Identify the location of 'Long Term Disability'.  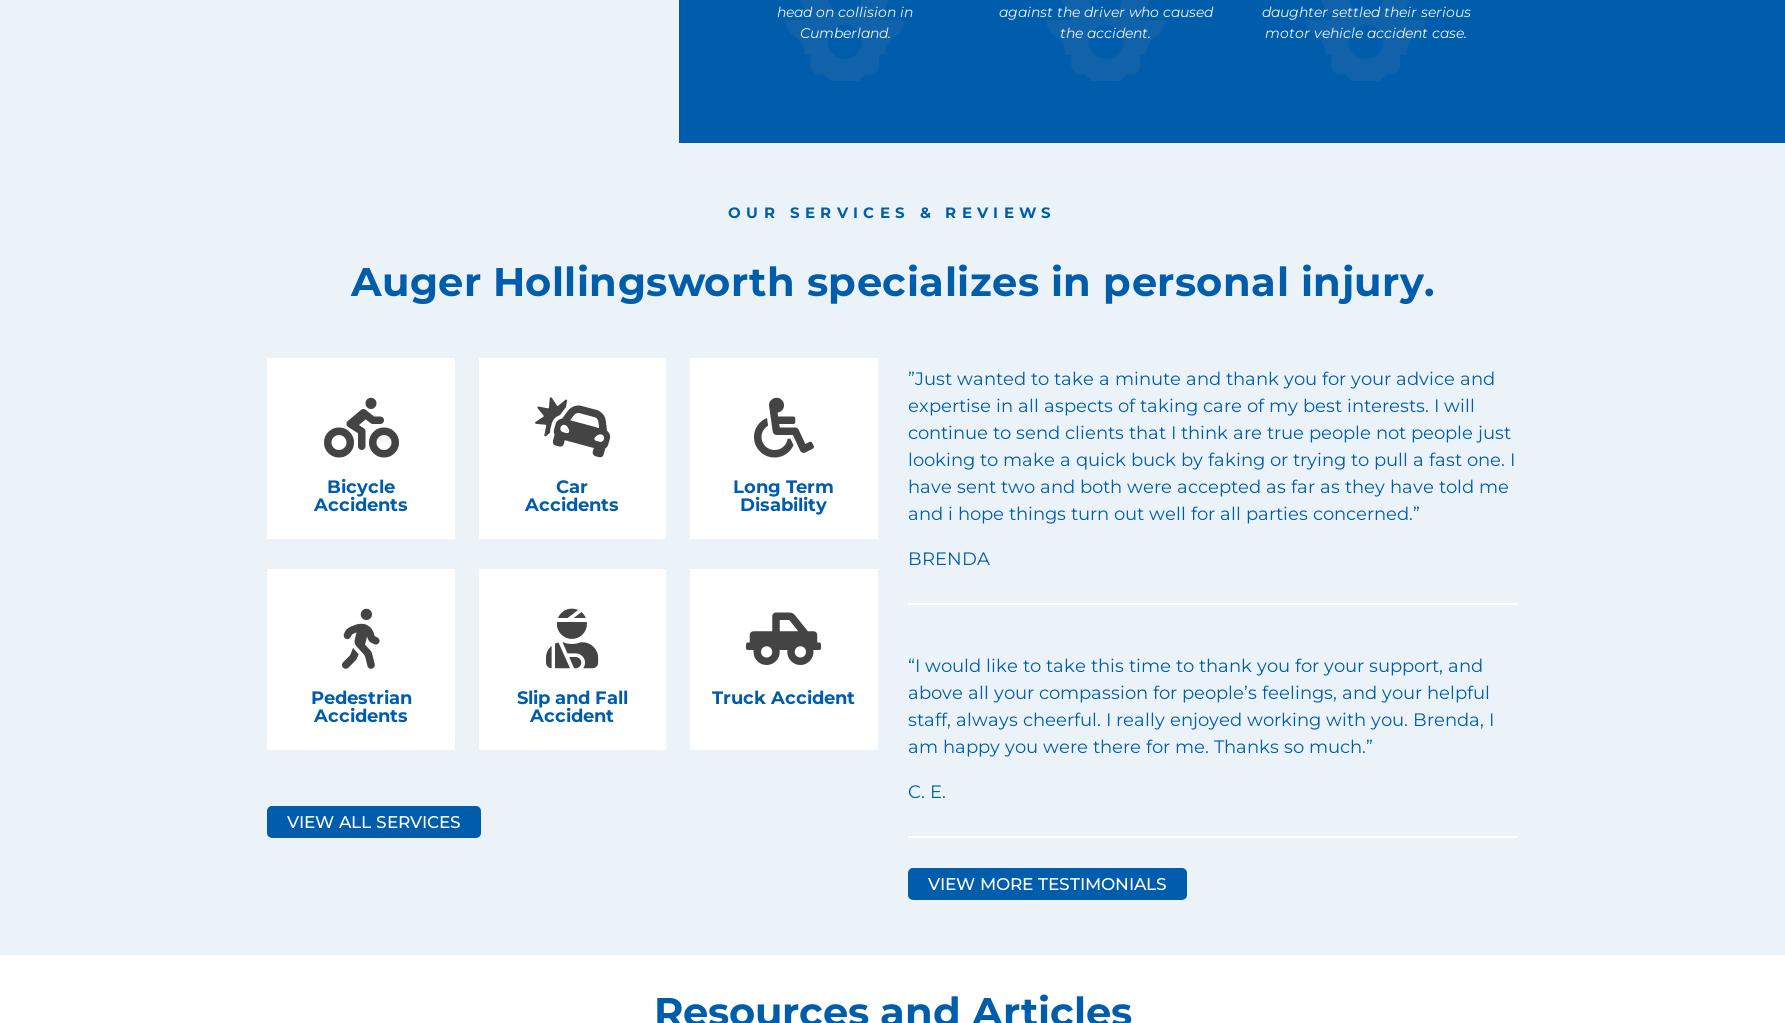
(783, 495).